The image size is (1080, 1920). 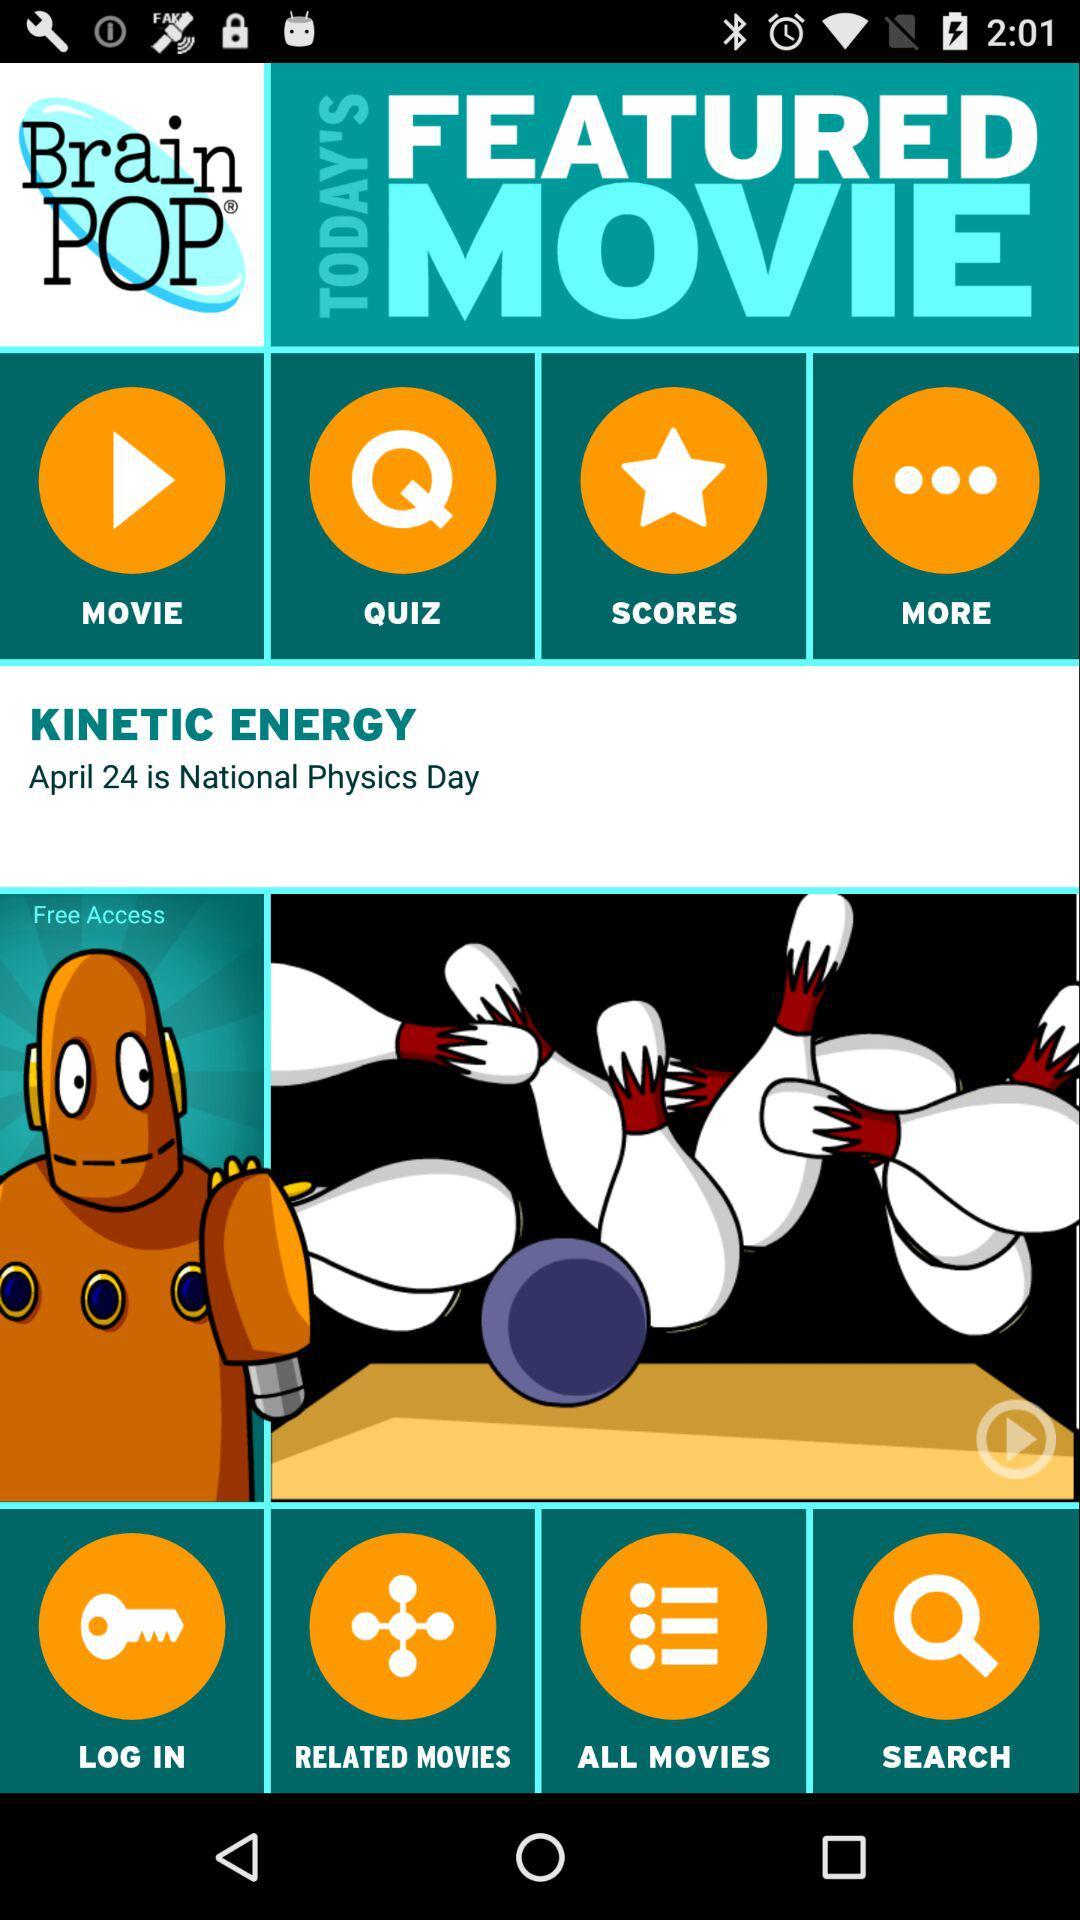 What do you see at coordinates (131, 204) in the screenshot?
I see `home page` at bounding box center [131, 204].